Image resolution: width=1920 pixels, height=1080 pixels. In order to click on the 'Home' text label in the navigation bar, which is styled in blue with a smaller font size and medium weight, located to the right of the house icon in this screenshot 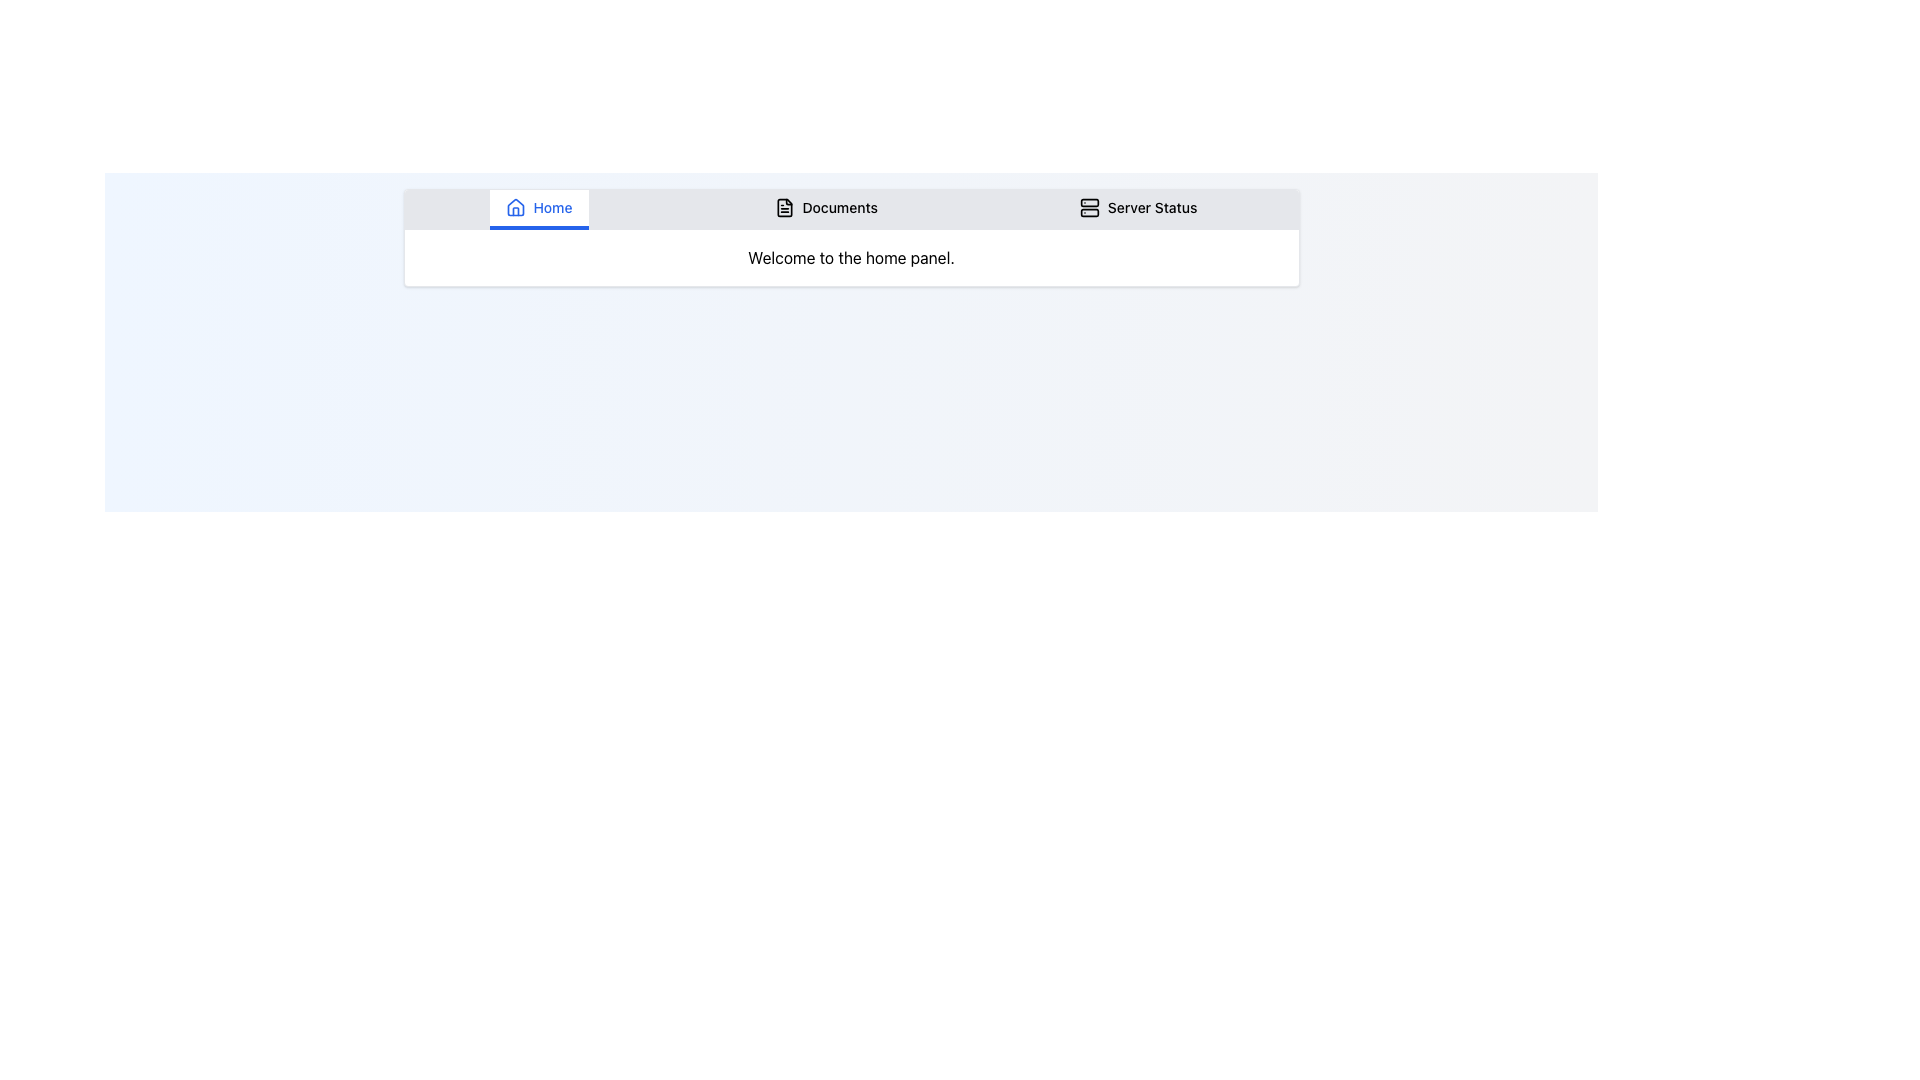, I will do `click(552, 208)`.